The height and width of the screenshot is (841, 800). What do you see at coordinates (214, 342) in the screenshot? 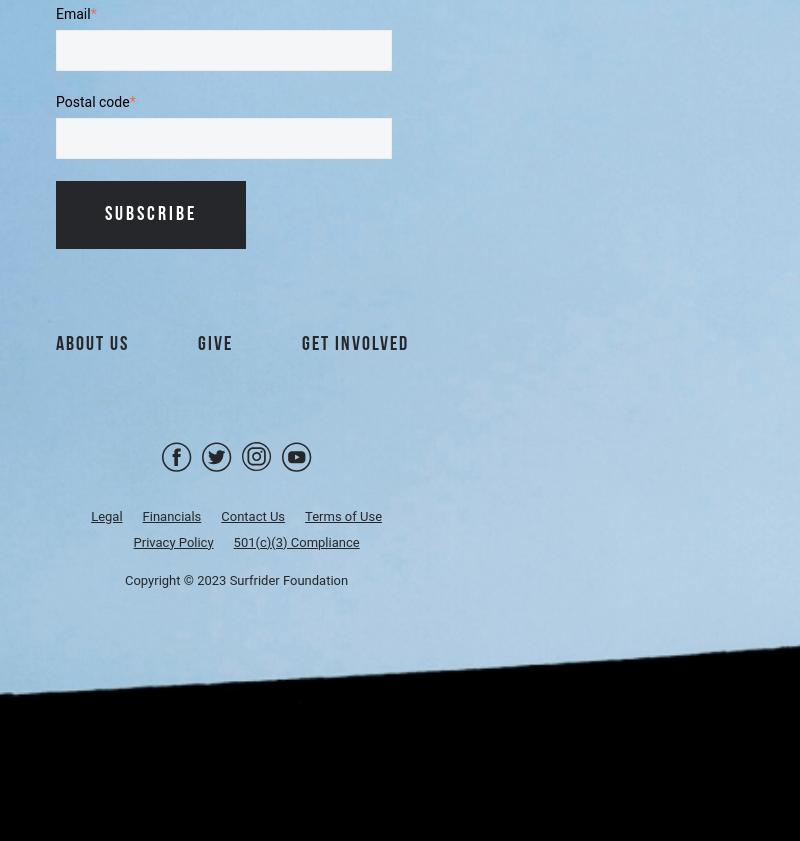
I see `'Give'` at bounding box center [214, 342].